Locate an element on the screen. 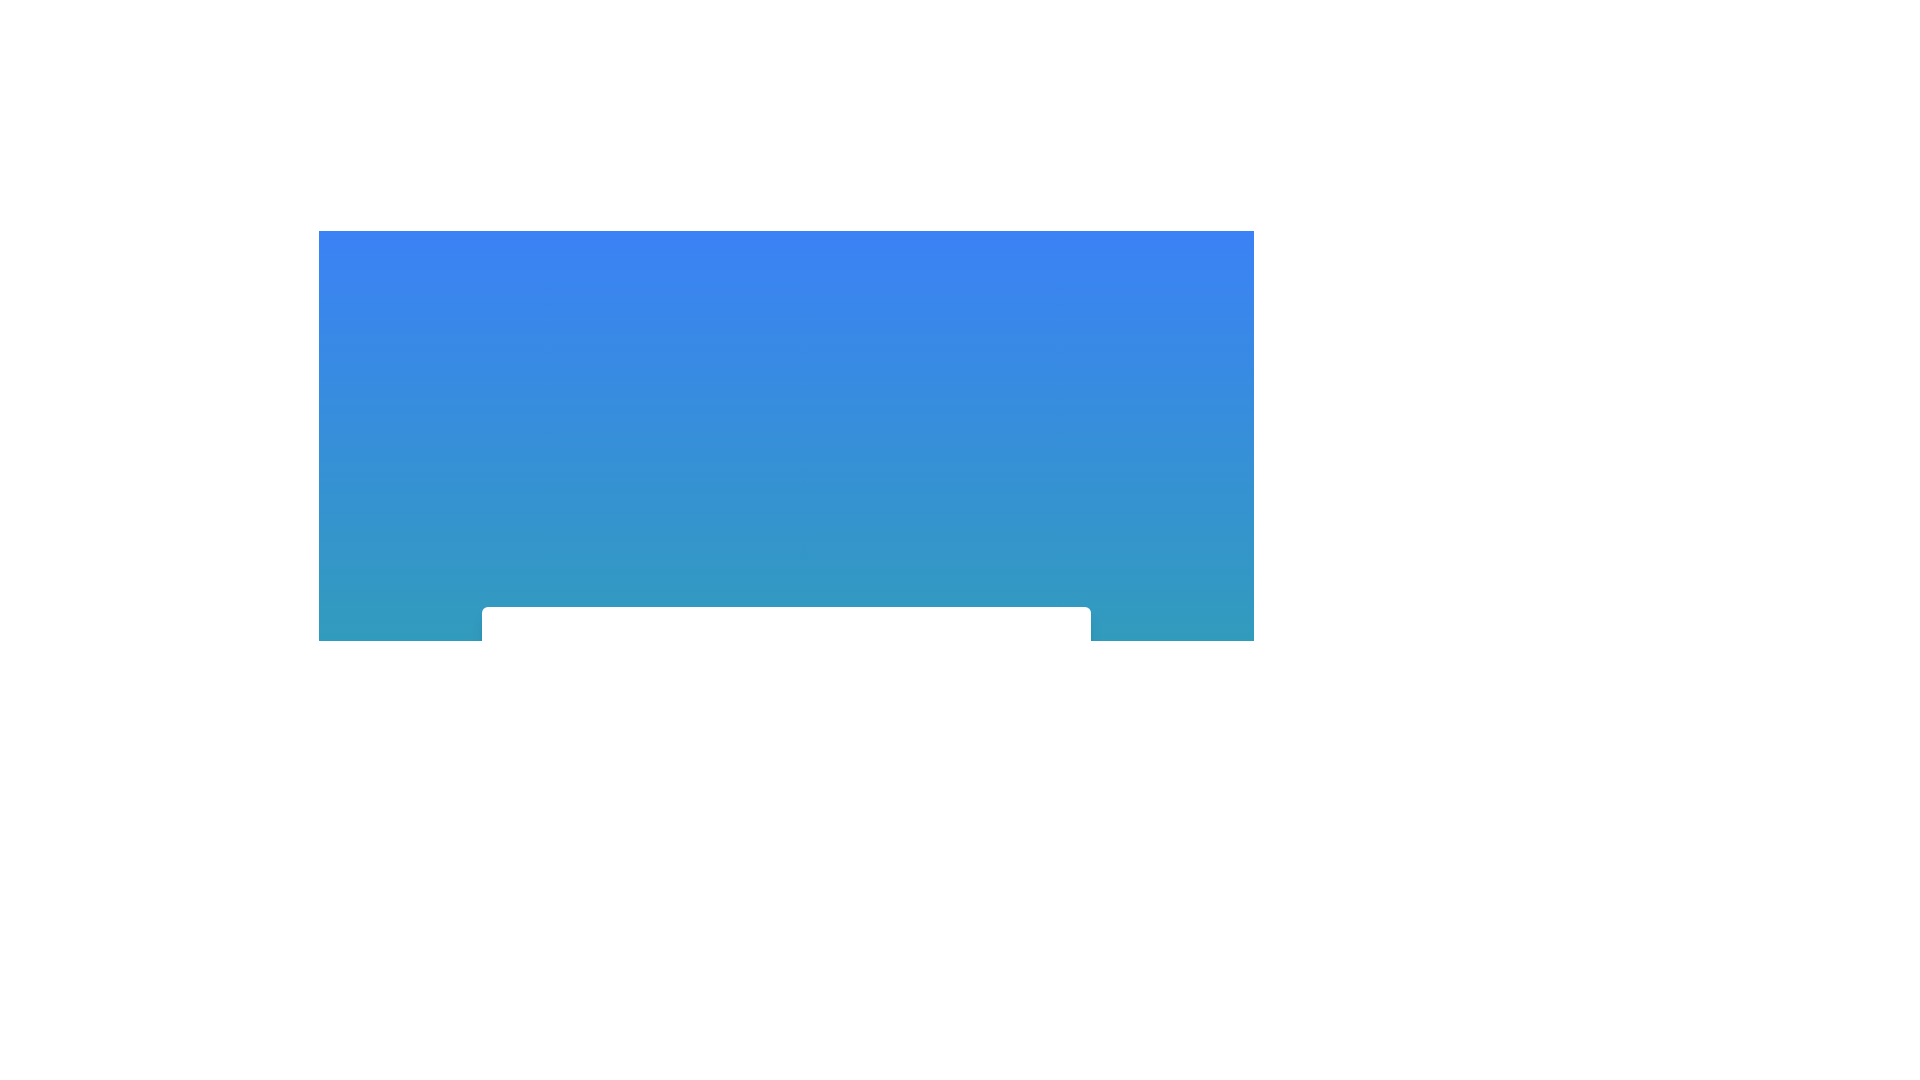 The height and width of the screenshot is (1080, 1920). the small square with rounded corners located in the first column and first row of the grid layout is located at coordinates (955, 717).